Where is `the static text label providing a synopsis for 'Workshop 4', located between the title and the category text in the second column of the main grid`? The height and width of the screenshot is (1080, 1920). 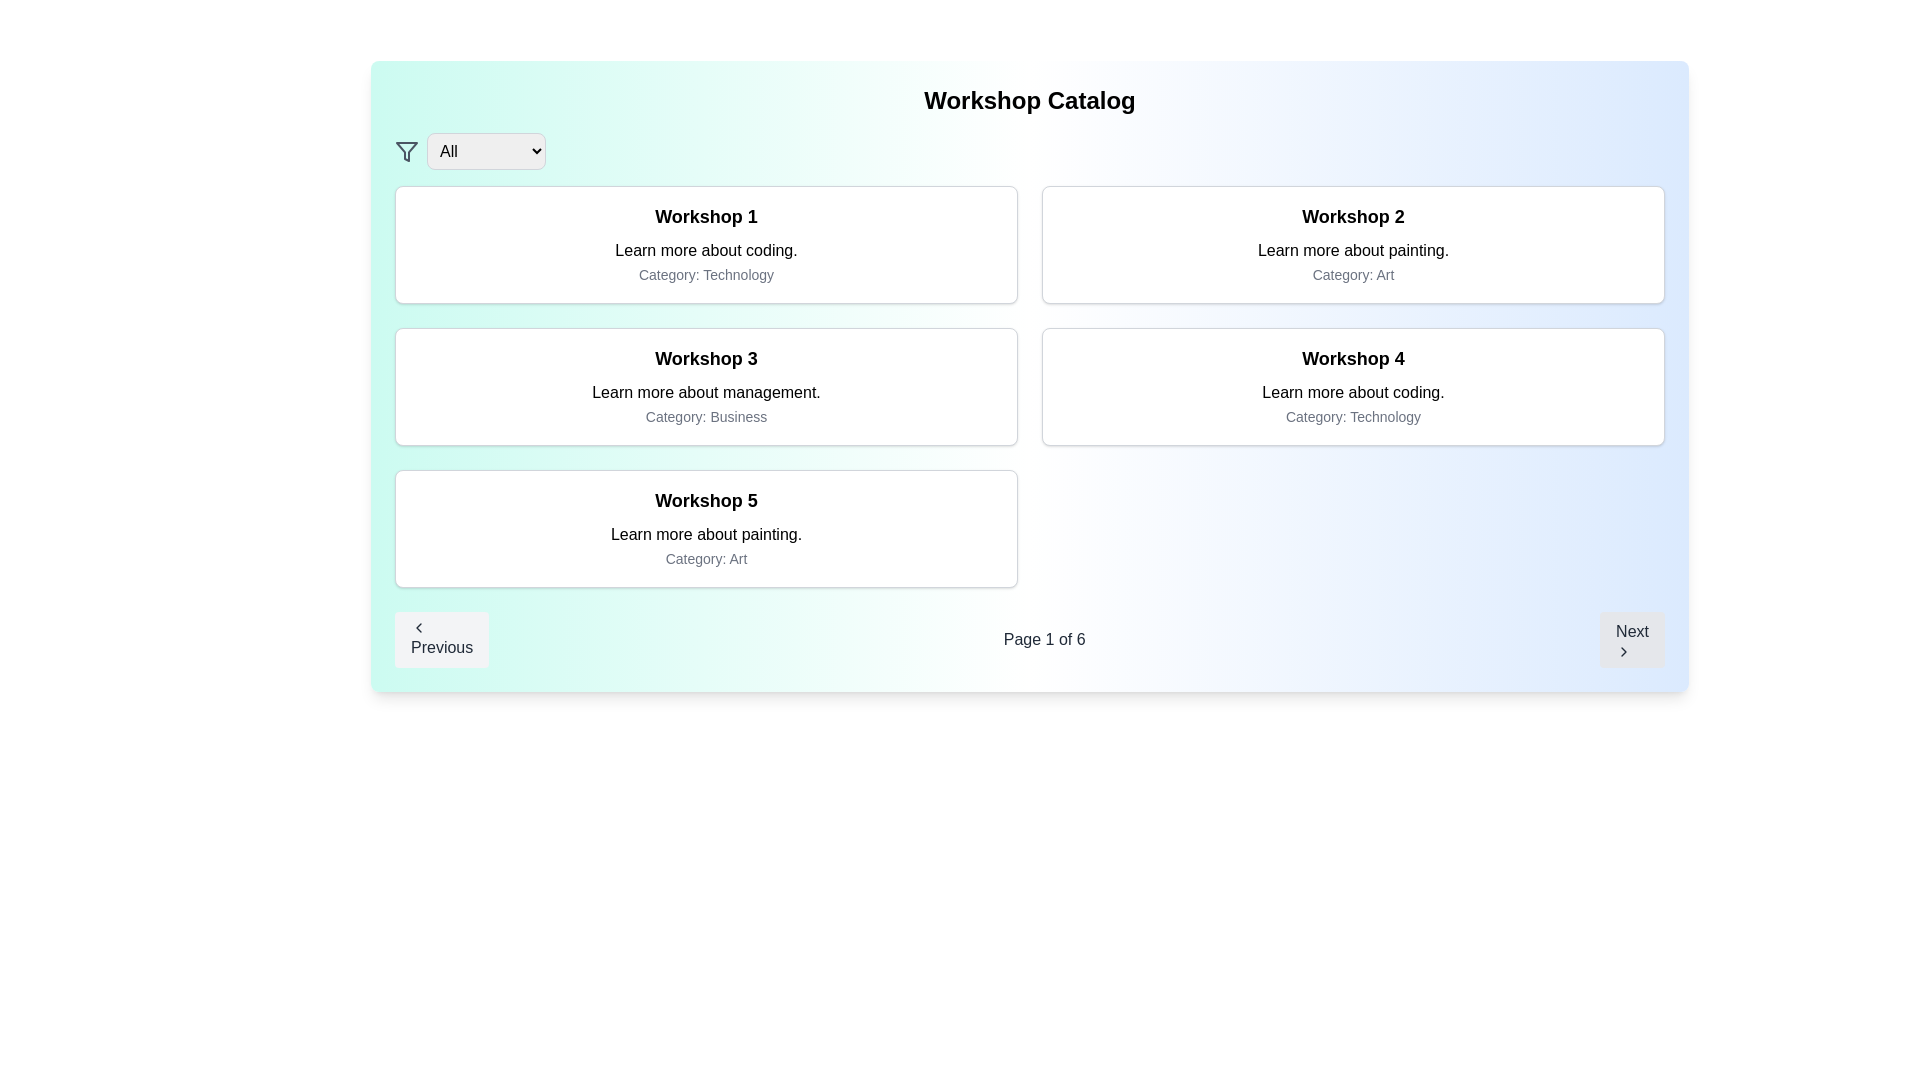 the static text label providing a synopsis for 'Workshop 4', located between the title and the category text in the second column of the main grid is located at coordinates (1353, 393).